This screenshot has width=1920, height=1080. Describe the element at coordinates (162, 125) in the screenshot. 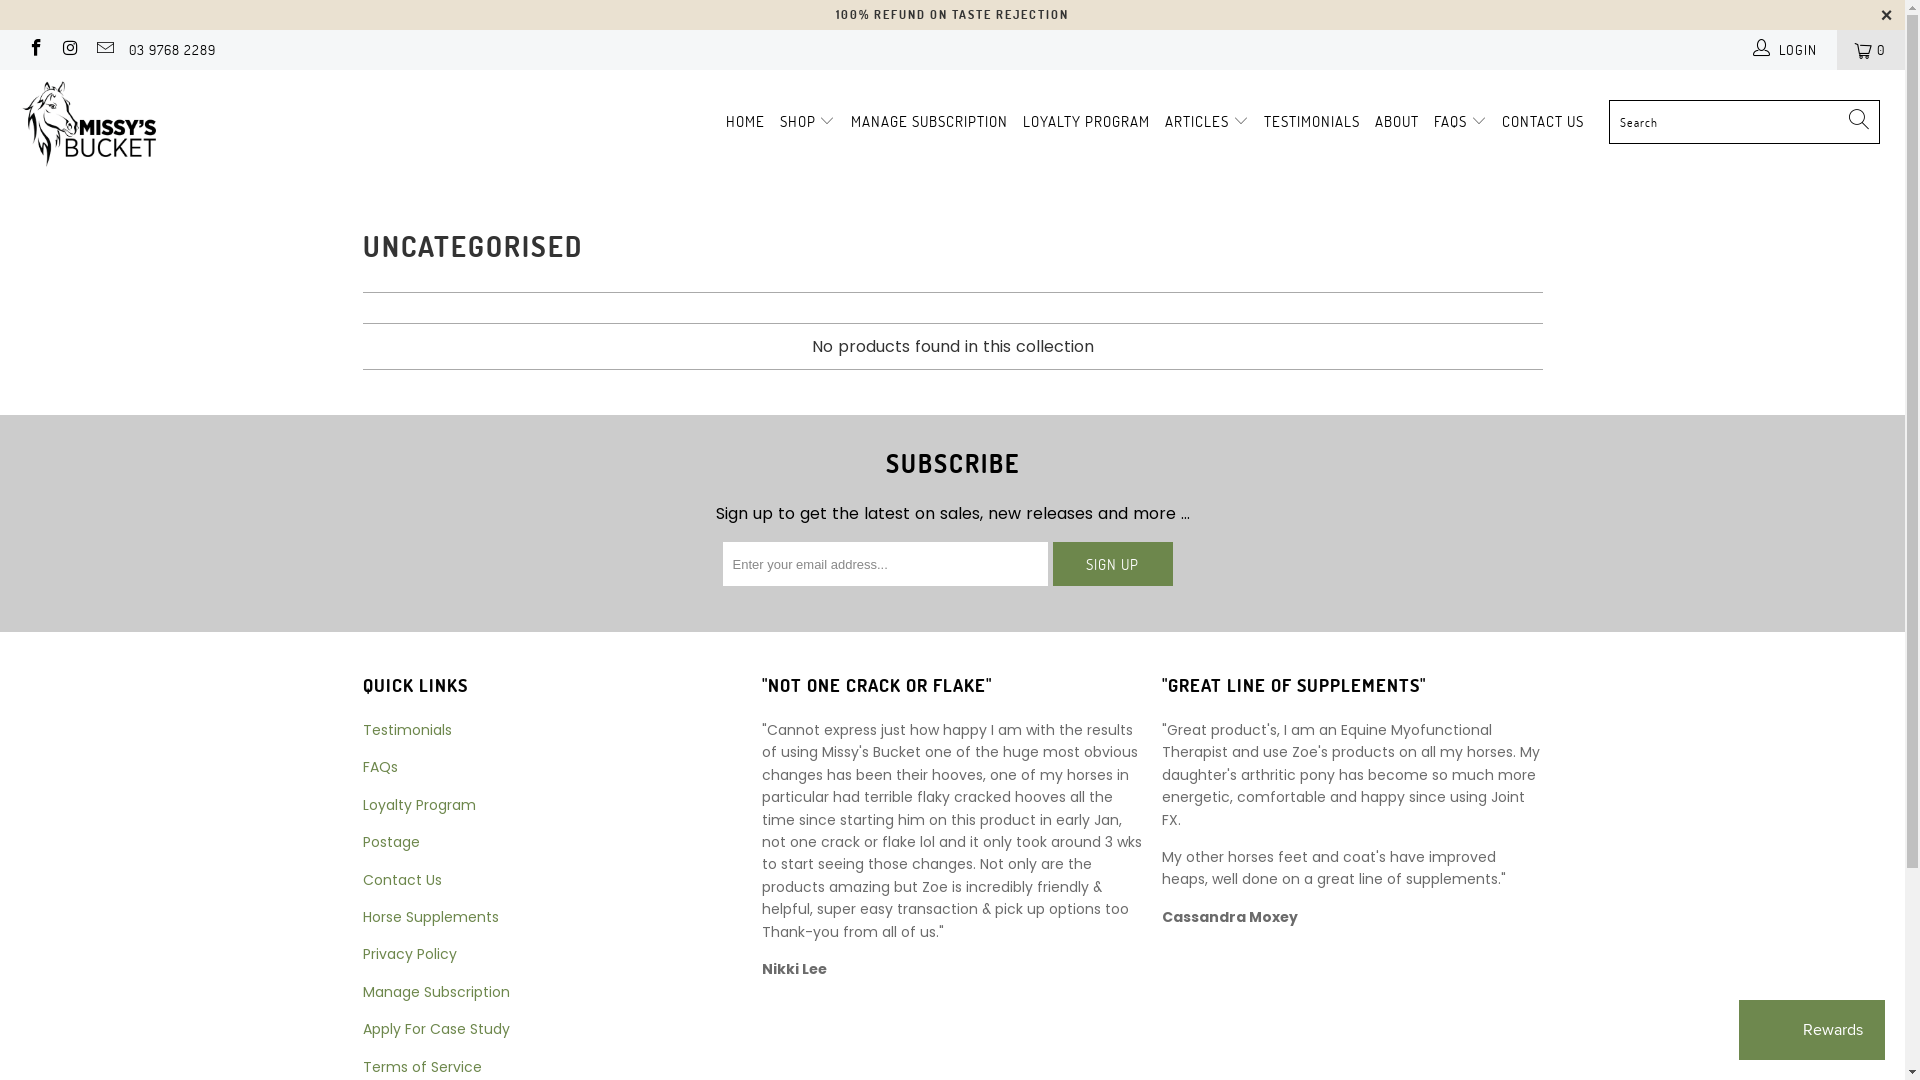

I see `'Missy's Bucket'` at that location.